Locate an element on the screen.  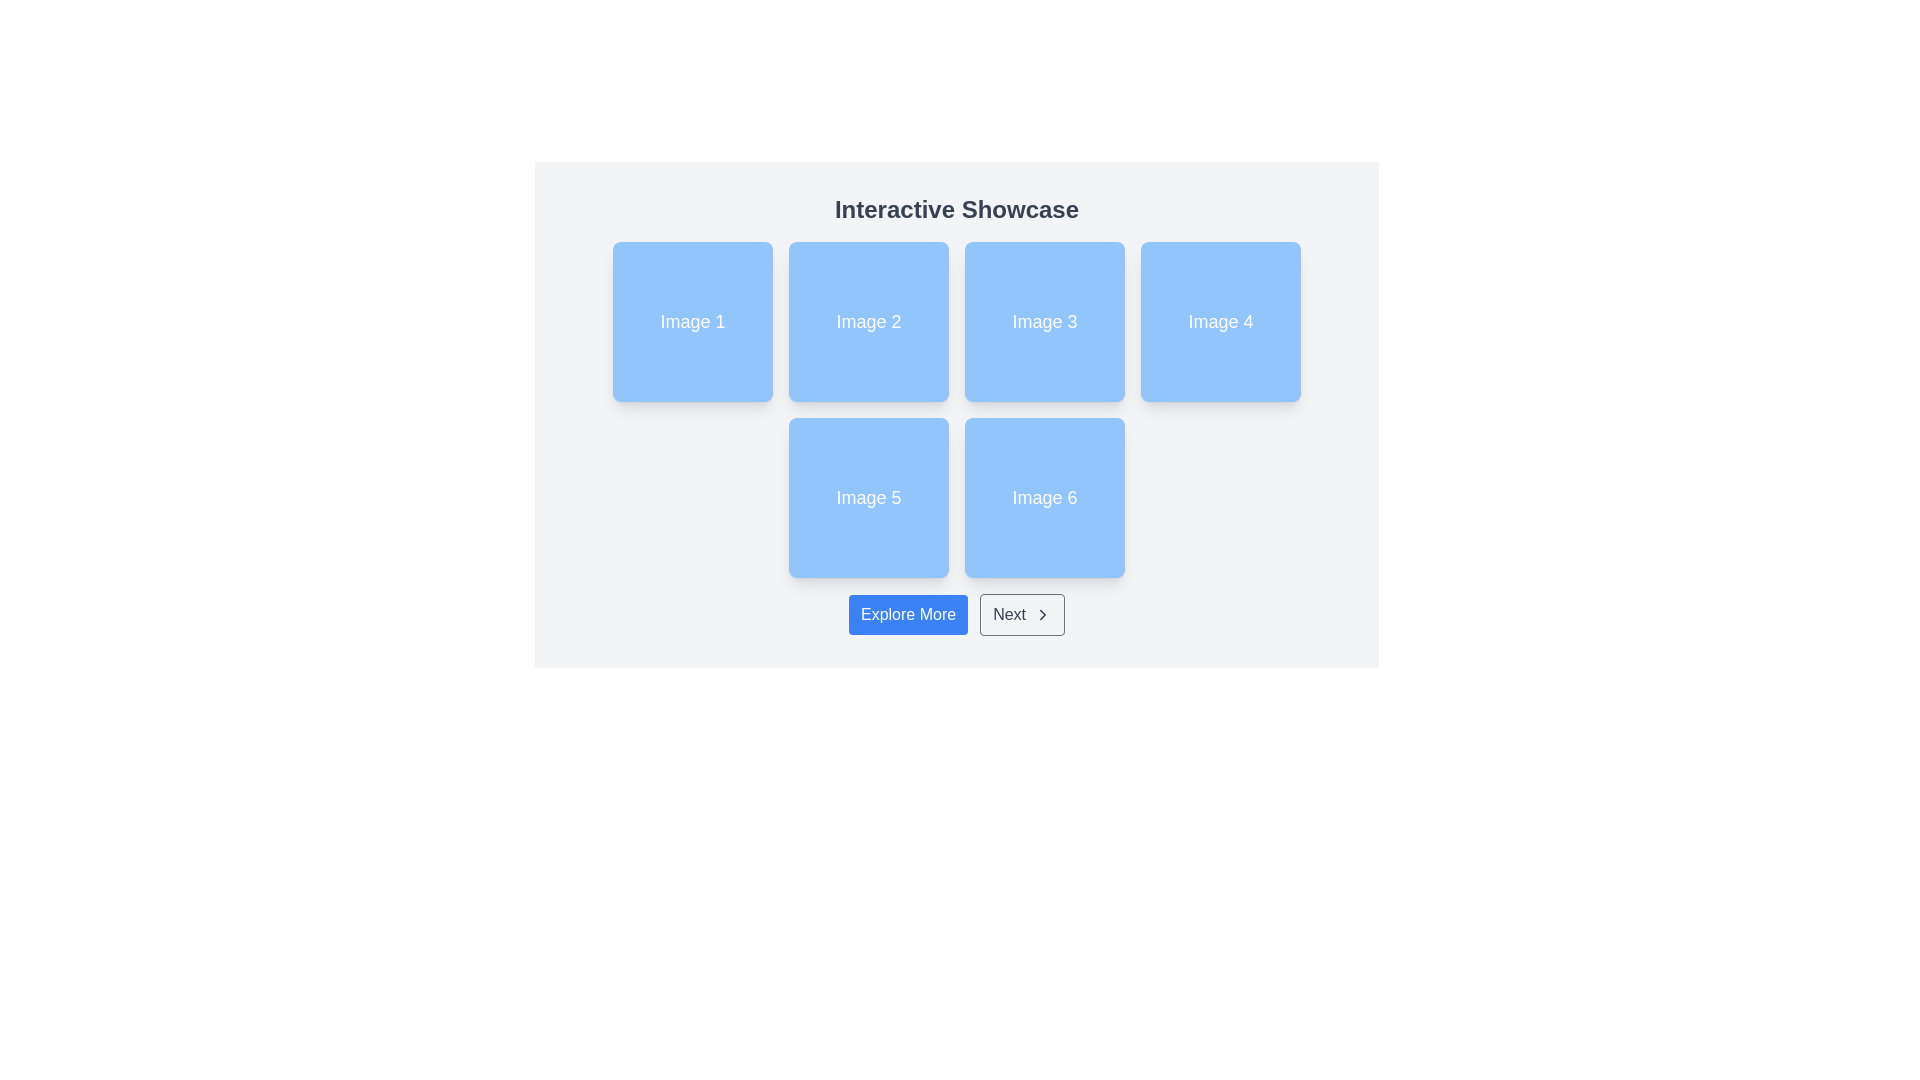
the small chevron-right icon within the 'Next' button located at the right of the main navigation area, adjacent to the 'Explore More' button is located at coordinates (1041, 613).